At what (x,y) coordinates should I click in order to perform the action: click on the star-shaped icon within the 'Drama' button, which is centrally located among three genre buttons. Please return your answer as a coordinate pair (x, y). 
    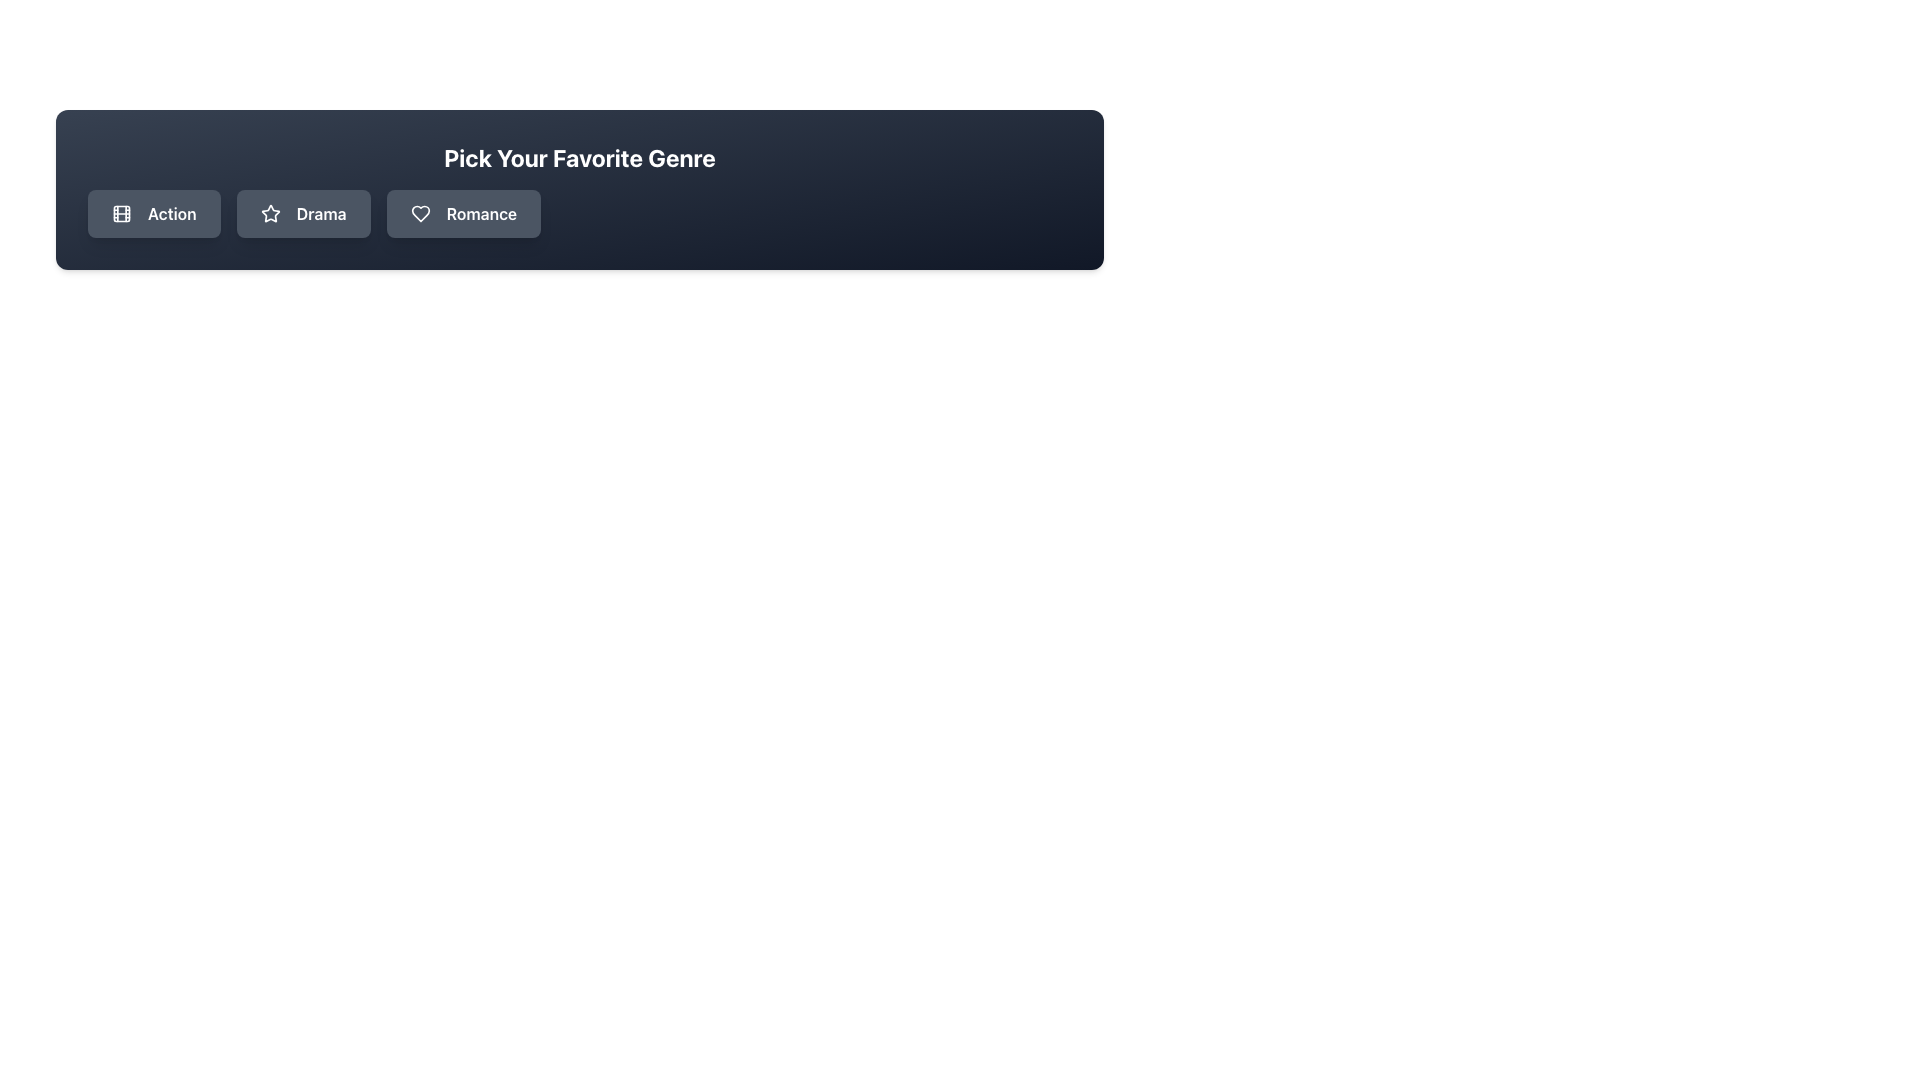
    Looking at the image, I should click on (269, 213).